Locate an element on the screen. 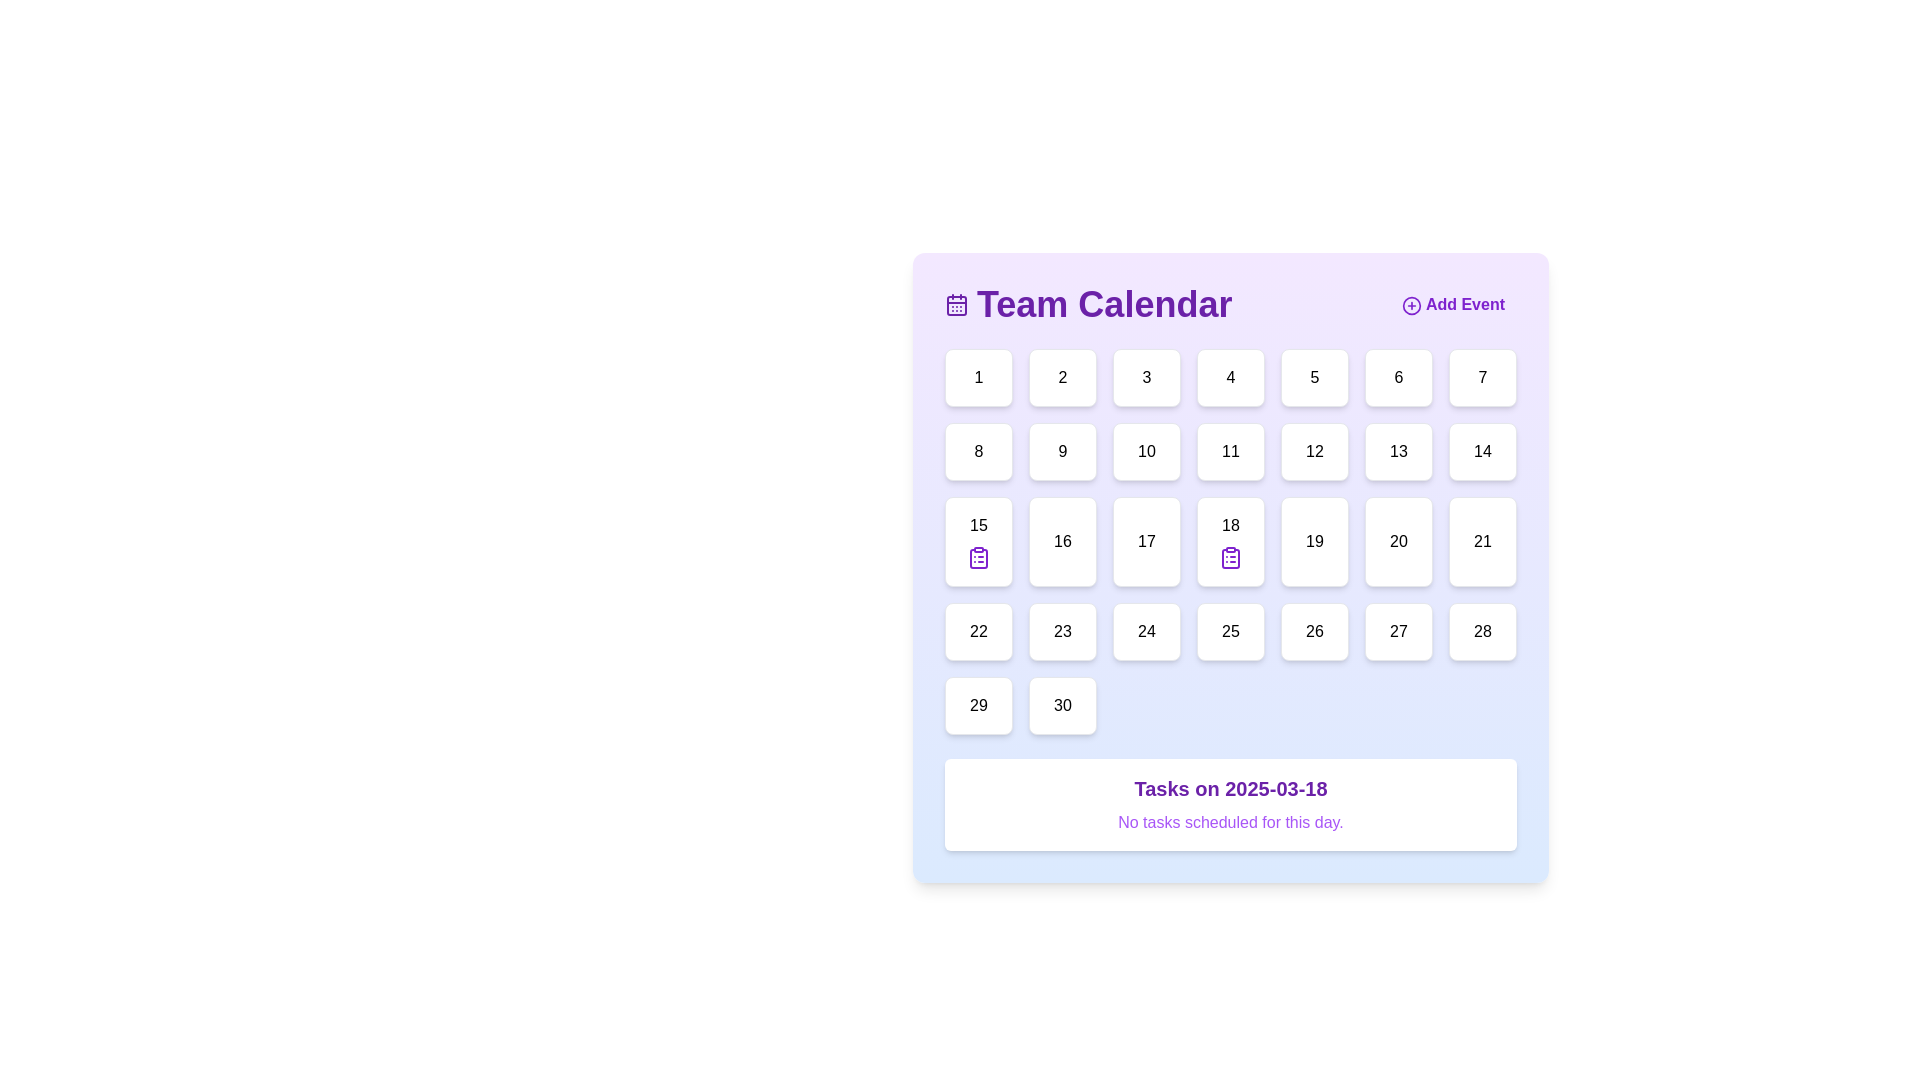 Image resolution: width=1920 pixels, height=1080 pixels. information displayed on the Information display panel with bold purple text 'Tasks on 2025-03-18' and lighter purple text 'No tasks scheduled for this day.' is located at coordinates (1229, 804).